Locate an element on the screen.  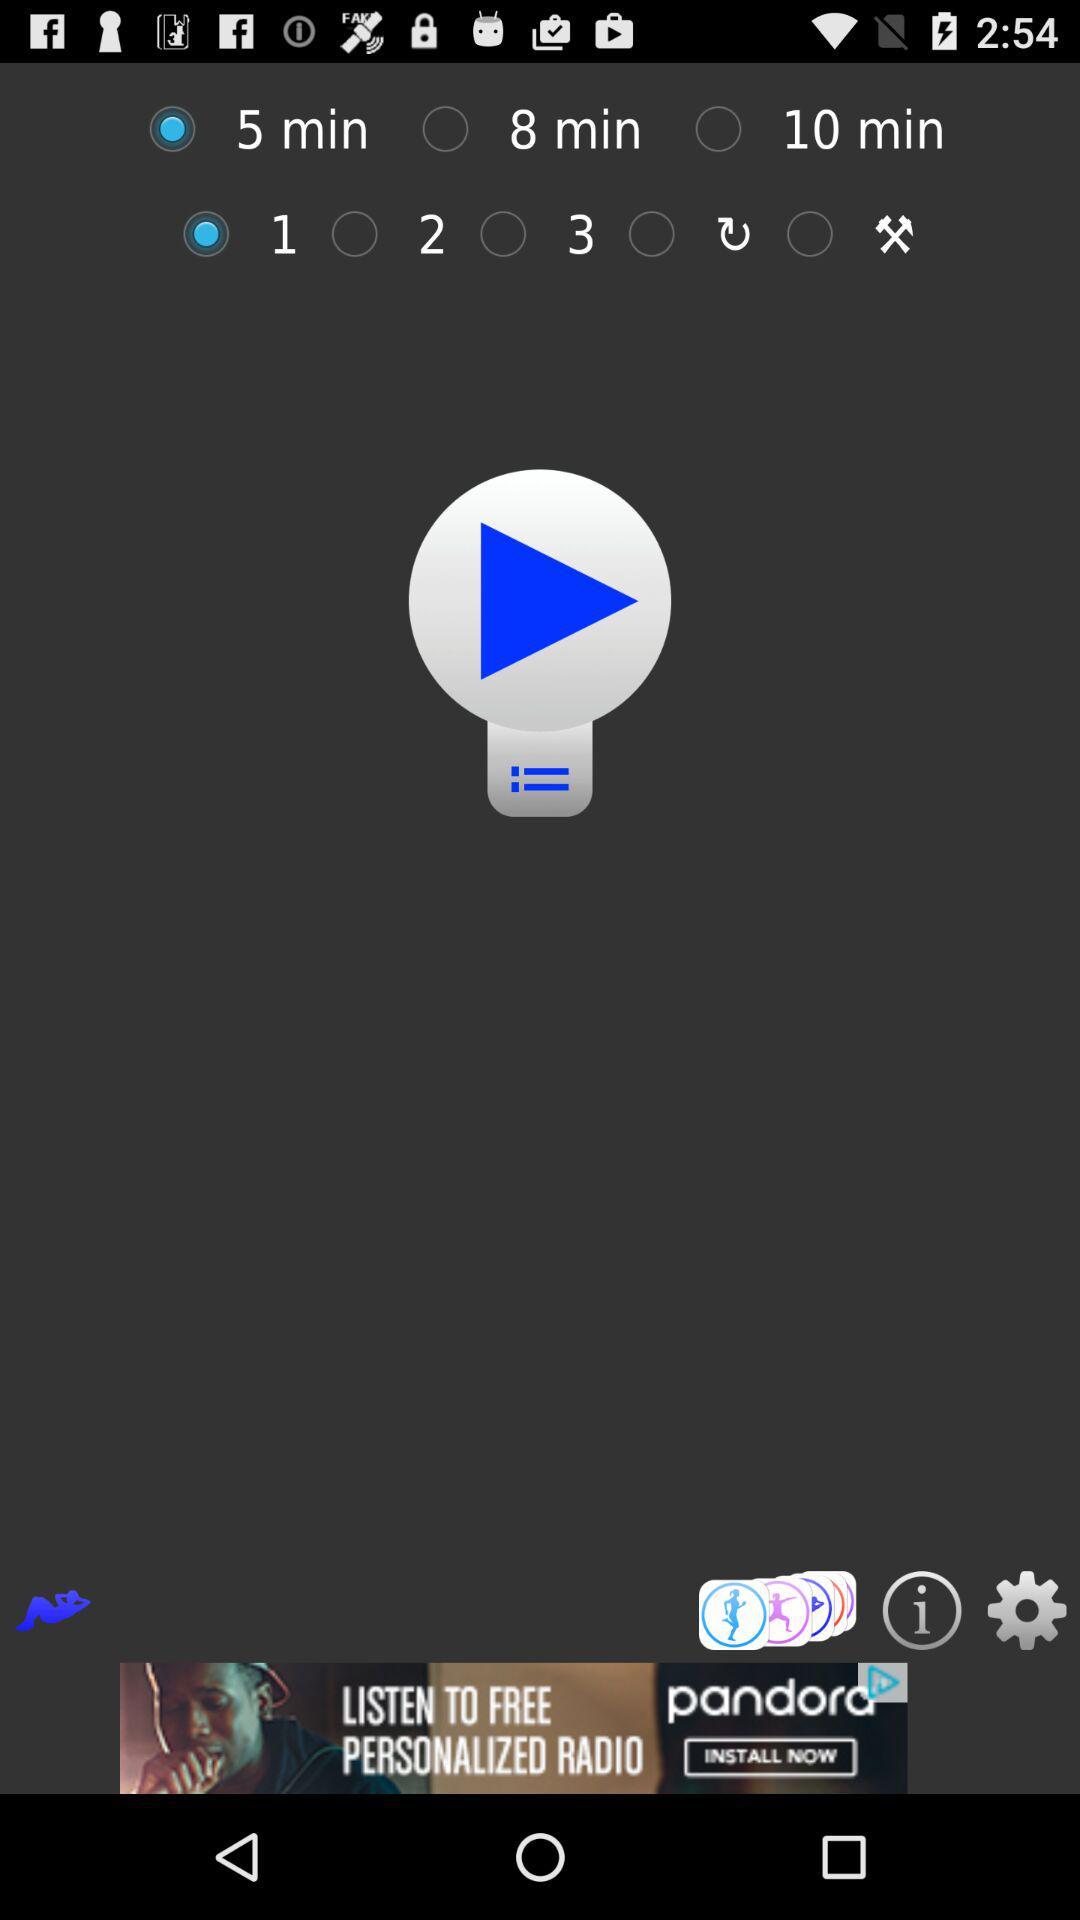
click the 3 option is located at coordinates (512, 234).